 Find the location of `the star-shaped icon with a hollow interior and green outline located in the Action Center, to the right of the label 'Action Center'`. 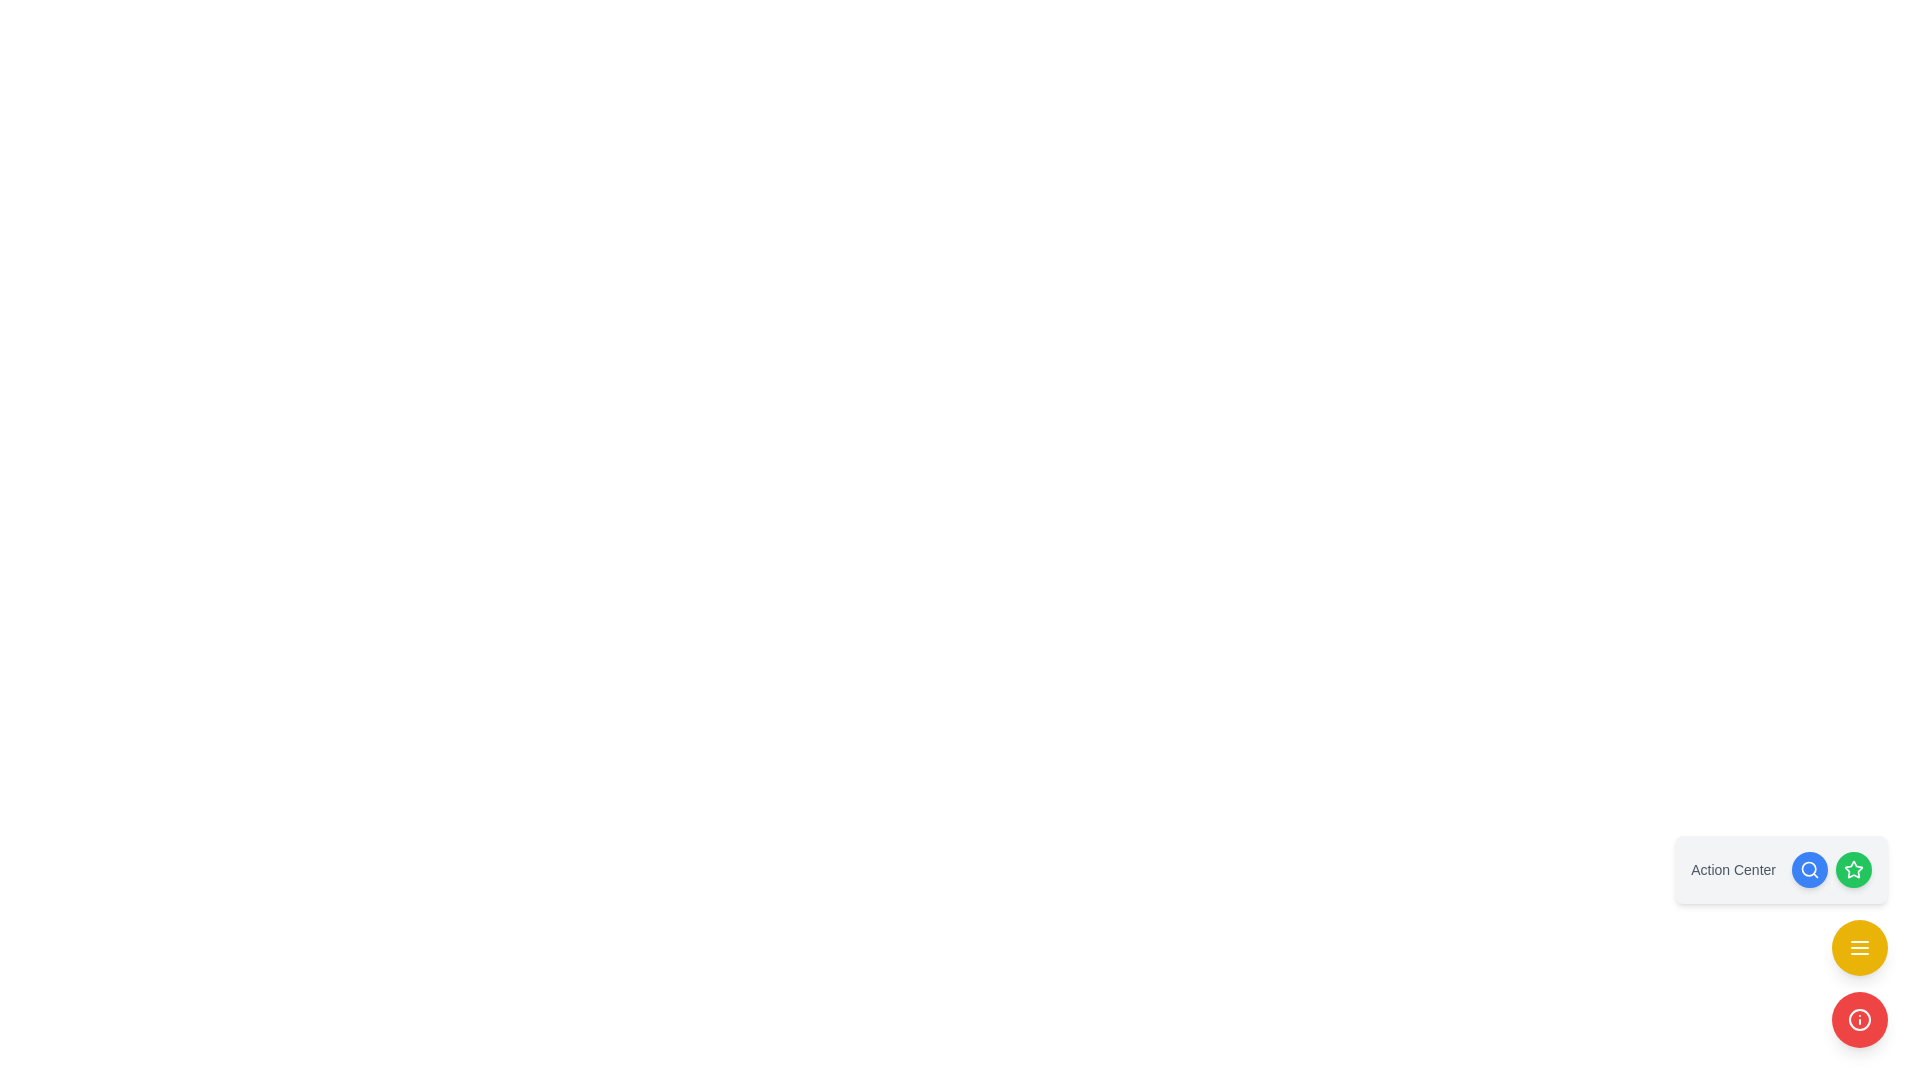

the star-shaped icon with a hollow interior and green outline located in the Action Center, to the right of the label 'Action Center' is located at coordinates (1852, 868).